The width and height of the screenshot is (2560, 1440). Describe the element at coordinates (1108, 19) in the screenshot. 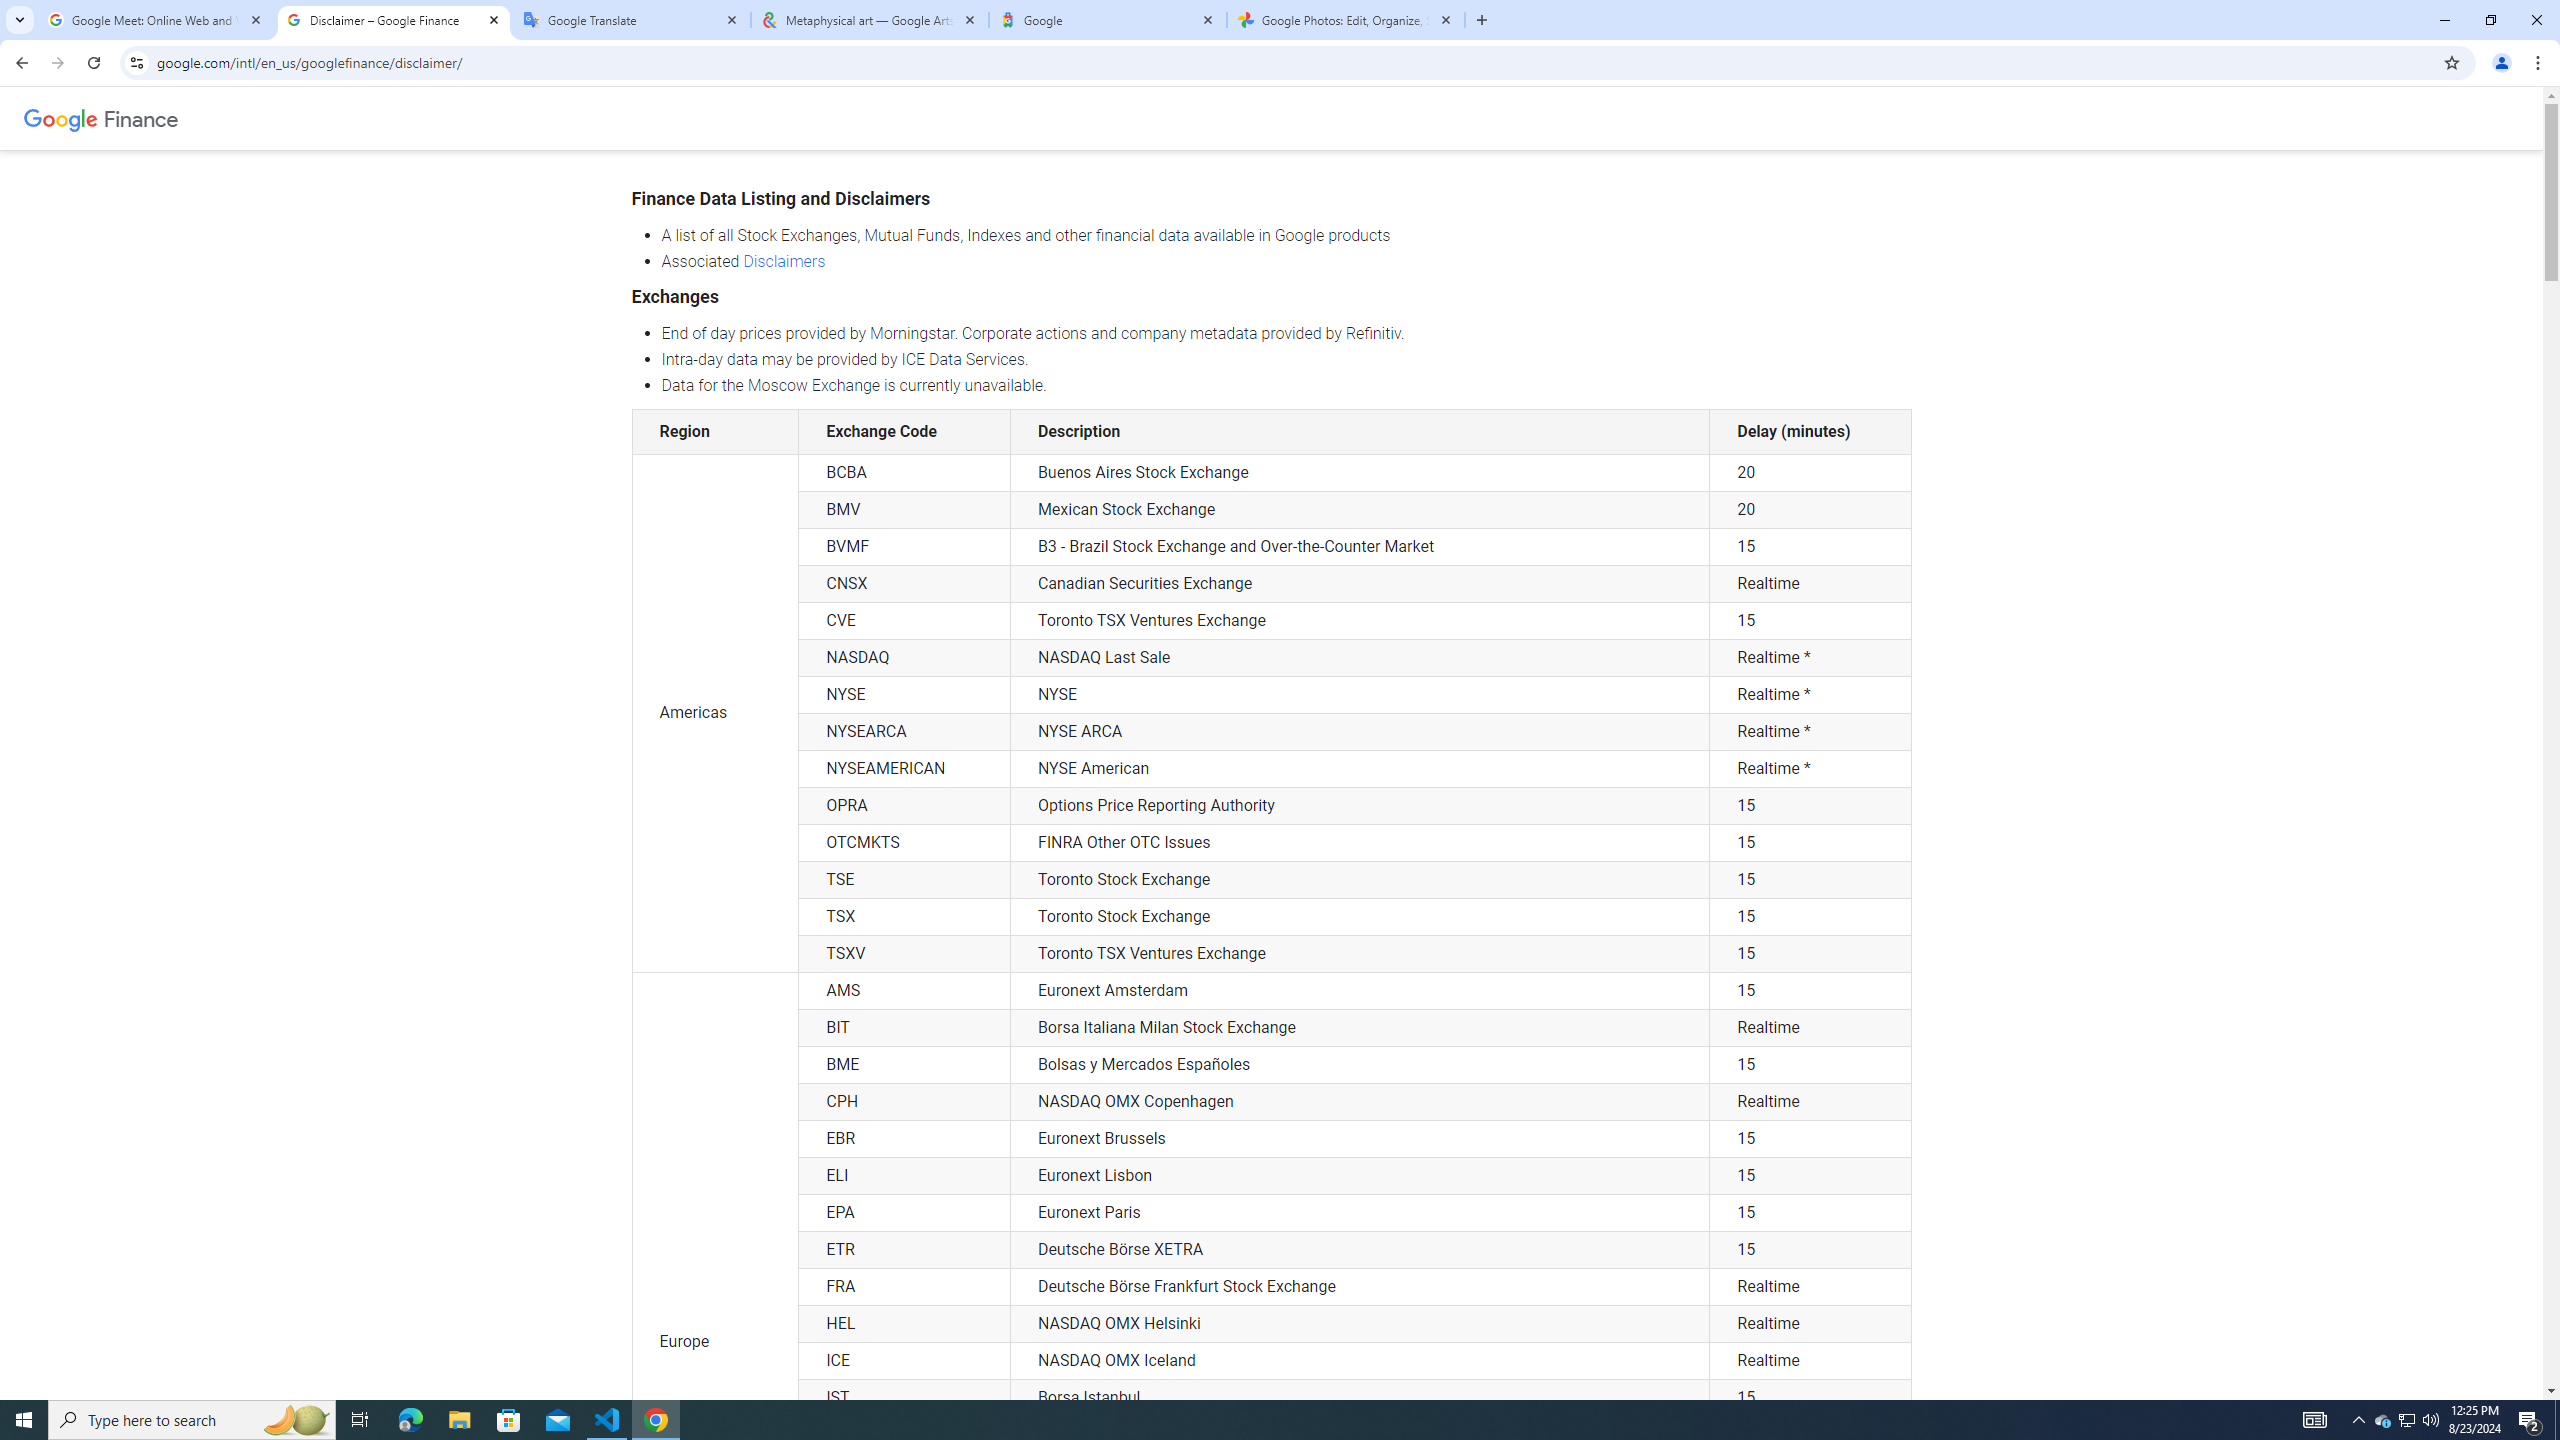

I see `'Google'` at that location.